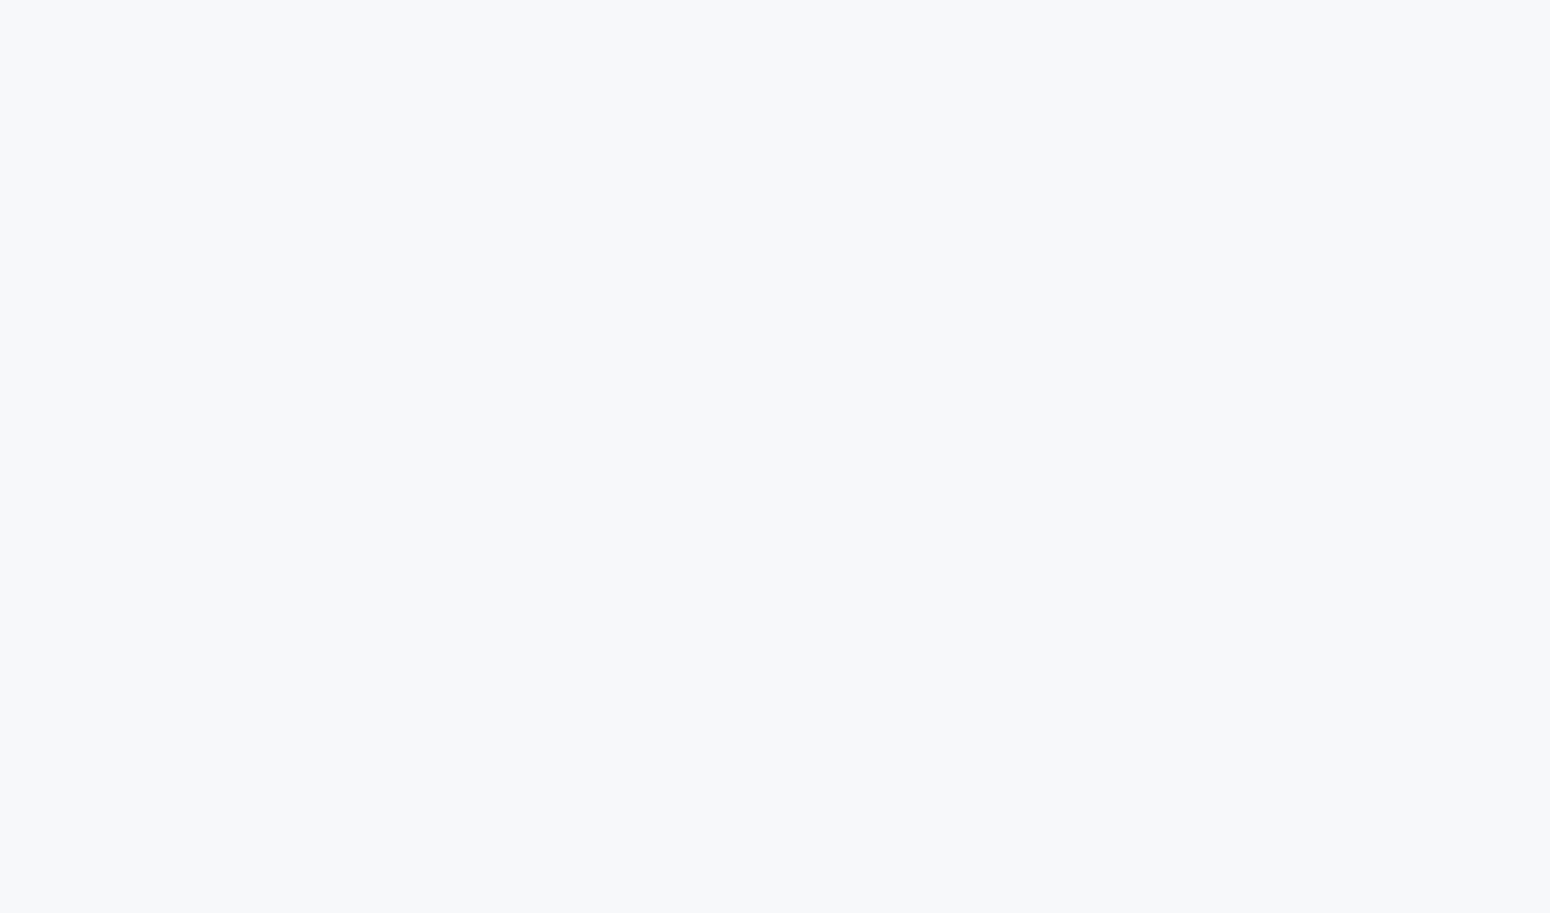 The image size is (1550, 913). What do you see at coordinates (876, 787) in the screenshot?
I see `'Contact Us'` at bounding box center [876, 787].